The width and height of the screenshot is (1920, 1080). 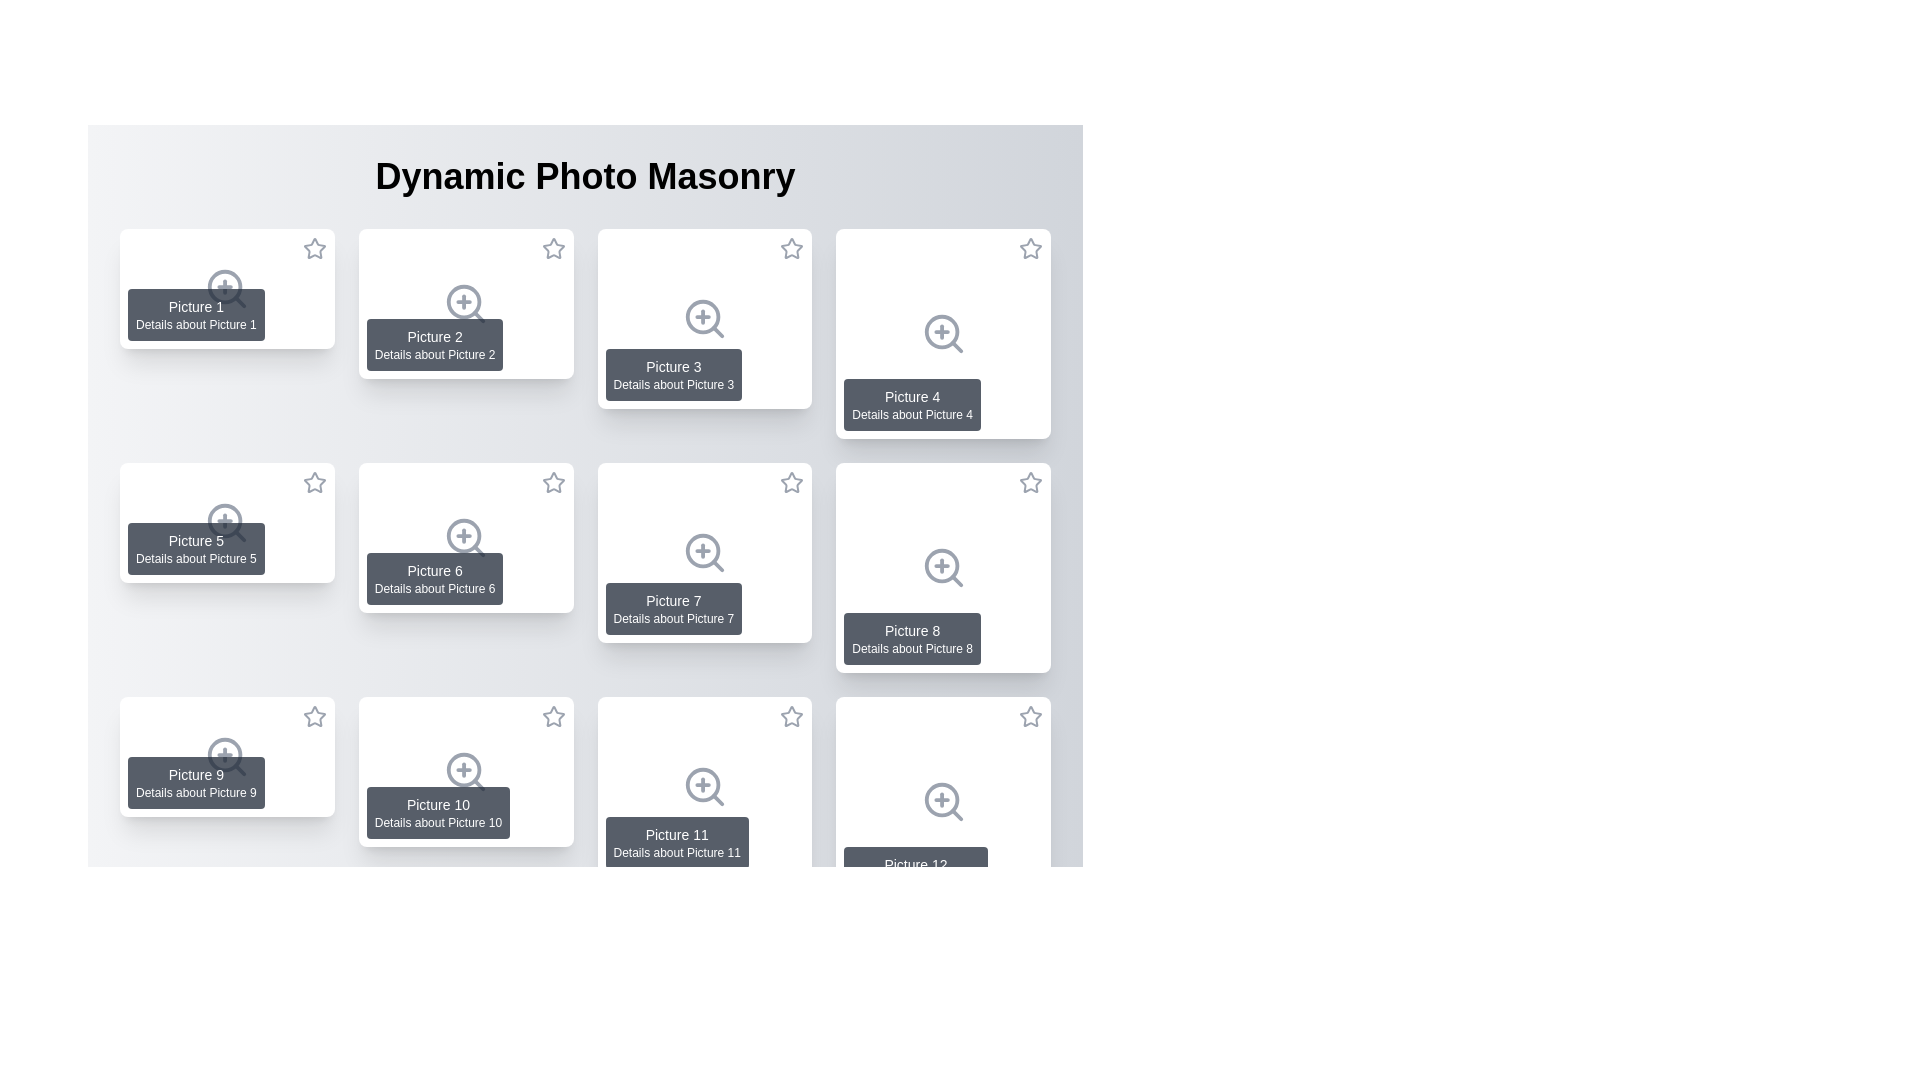 What do you see at coordinates (673, 374) in the screenshot?
I see `information displayed on the text label located near the bottom-left corner of the white card in the third column of the grid layout` at bounding box center [673, 374].